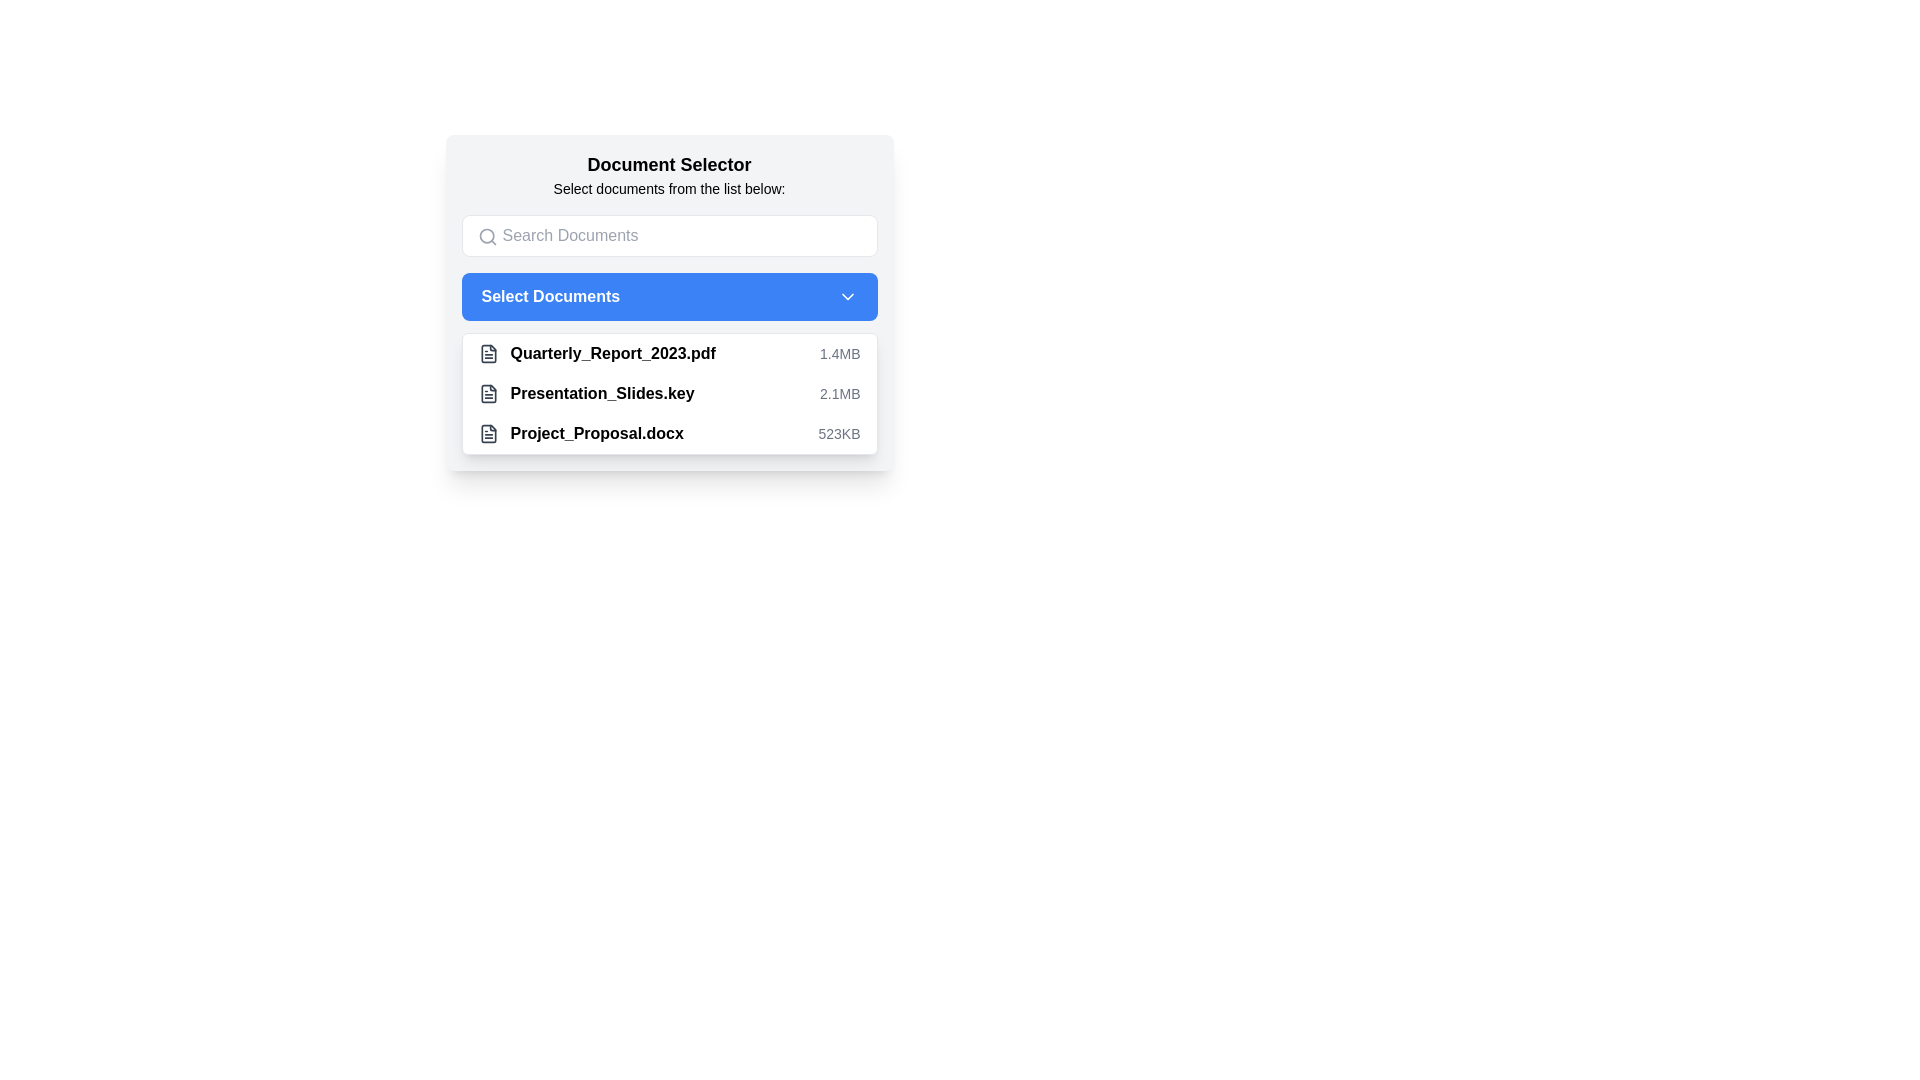 The width and height of the screenshot is (1920, 1080). Describe the element at coordinates (601, 393) in the screenshot. I see `the text label representing the file 'Presentation_Slides.key' in the document selection interface, located in the second row of the file list` at that location.